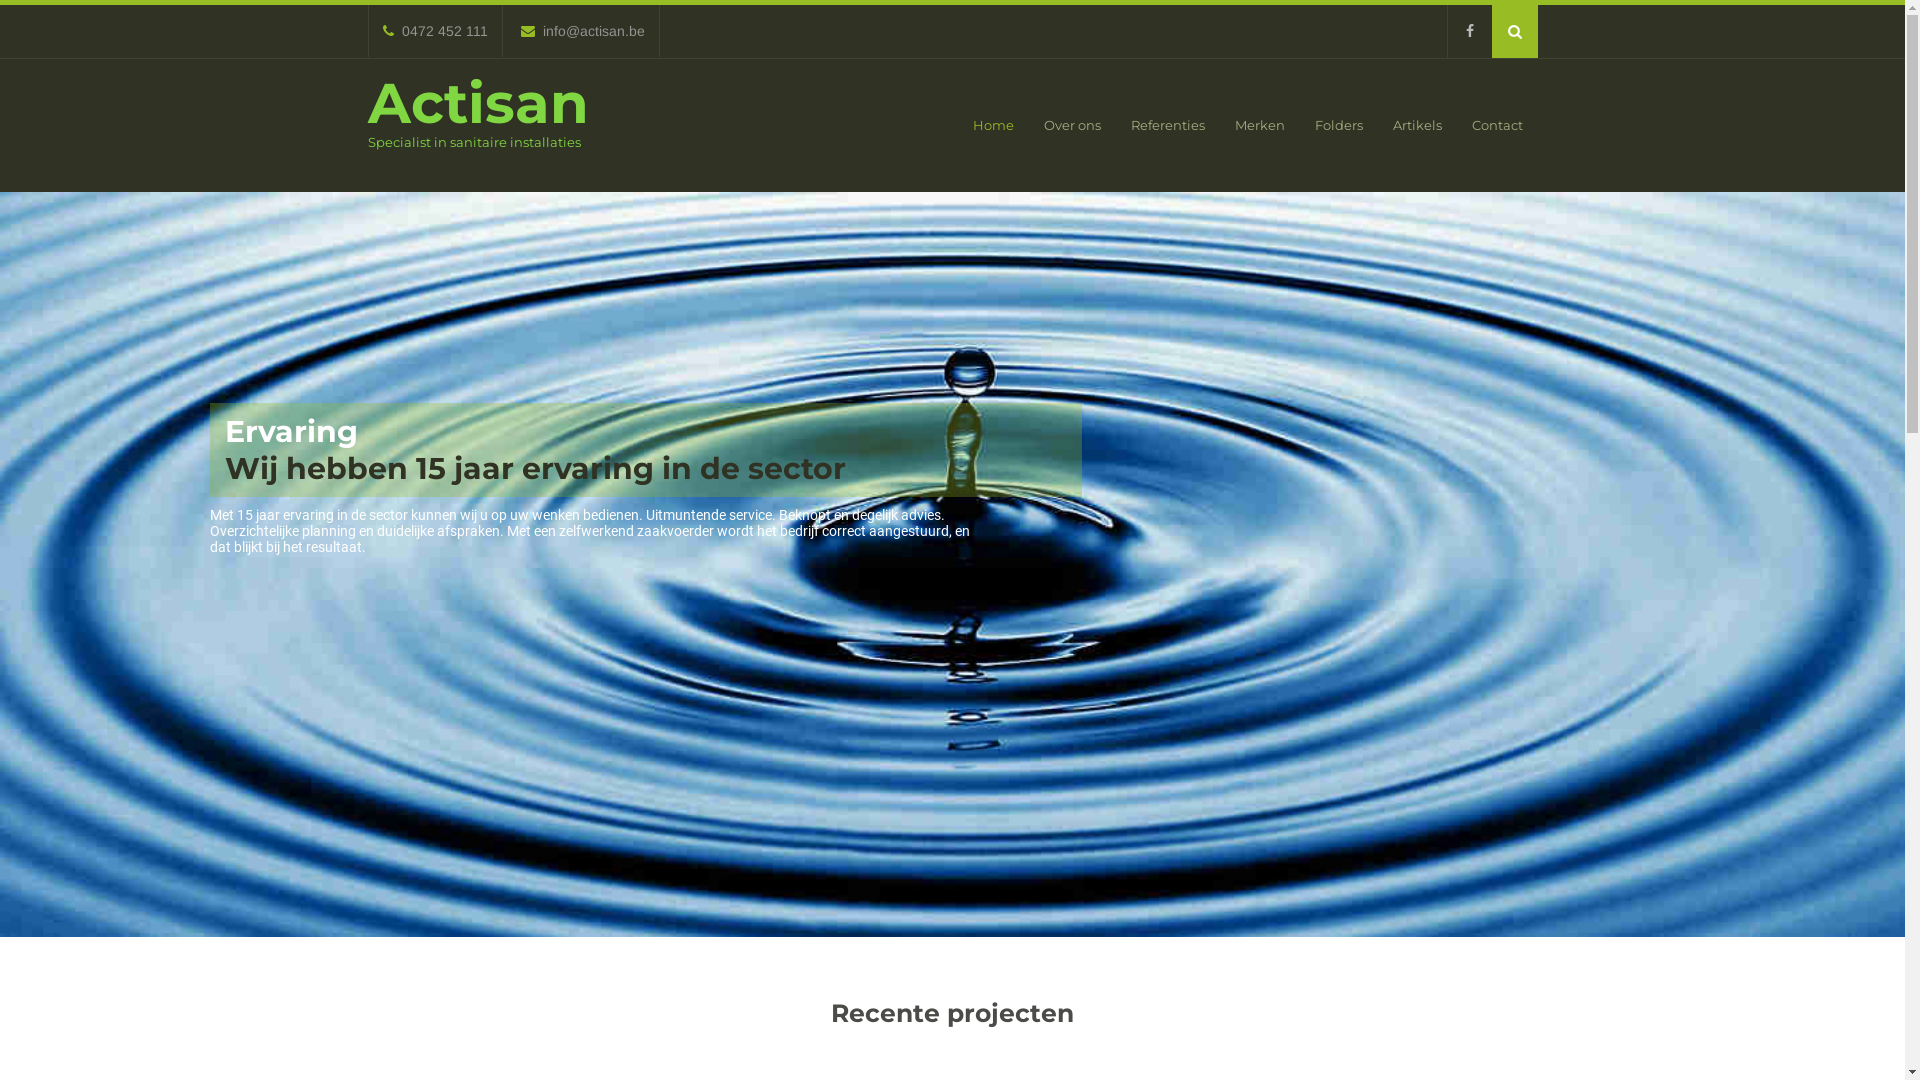 The image size is (1920, 1080). What do you see at coordinates (993, 125) in the screenshot?
I see `'Home'` at bounding box center [993, 125].